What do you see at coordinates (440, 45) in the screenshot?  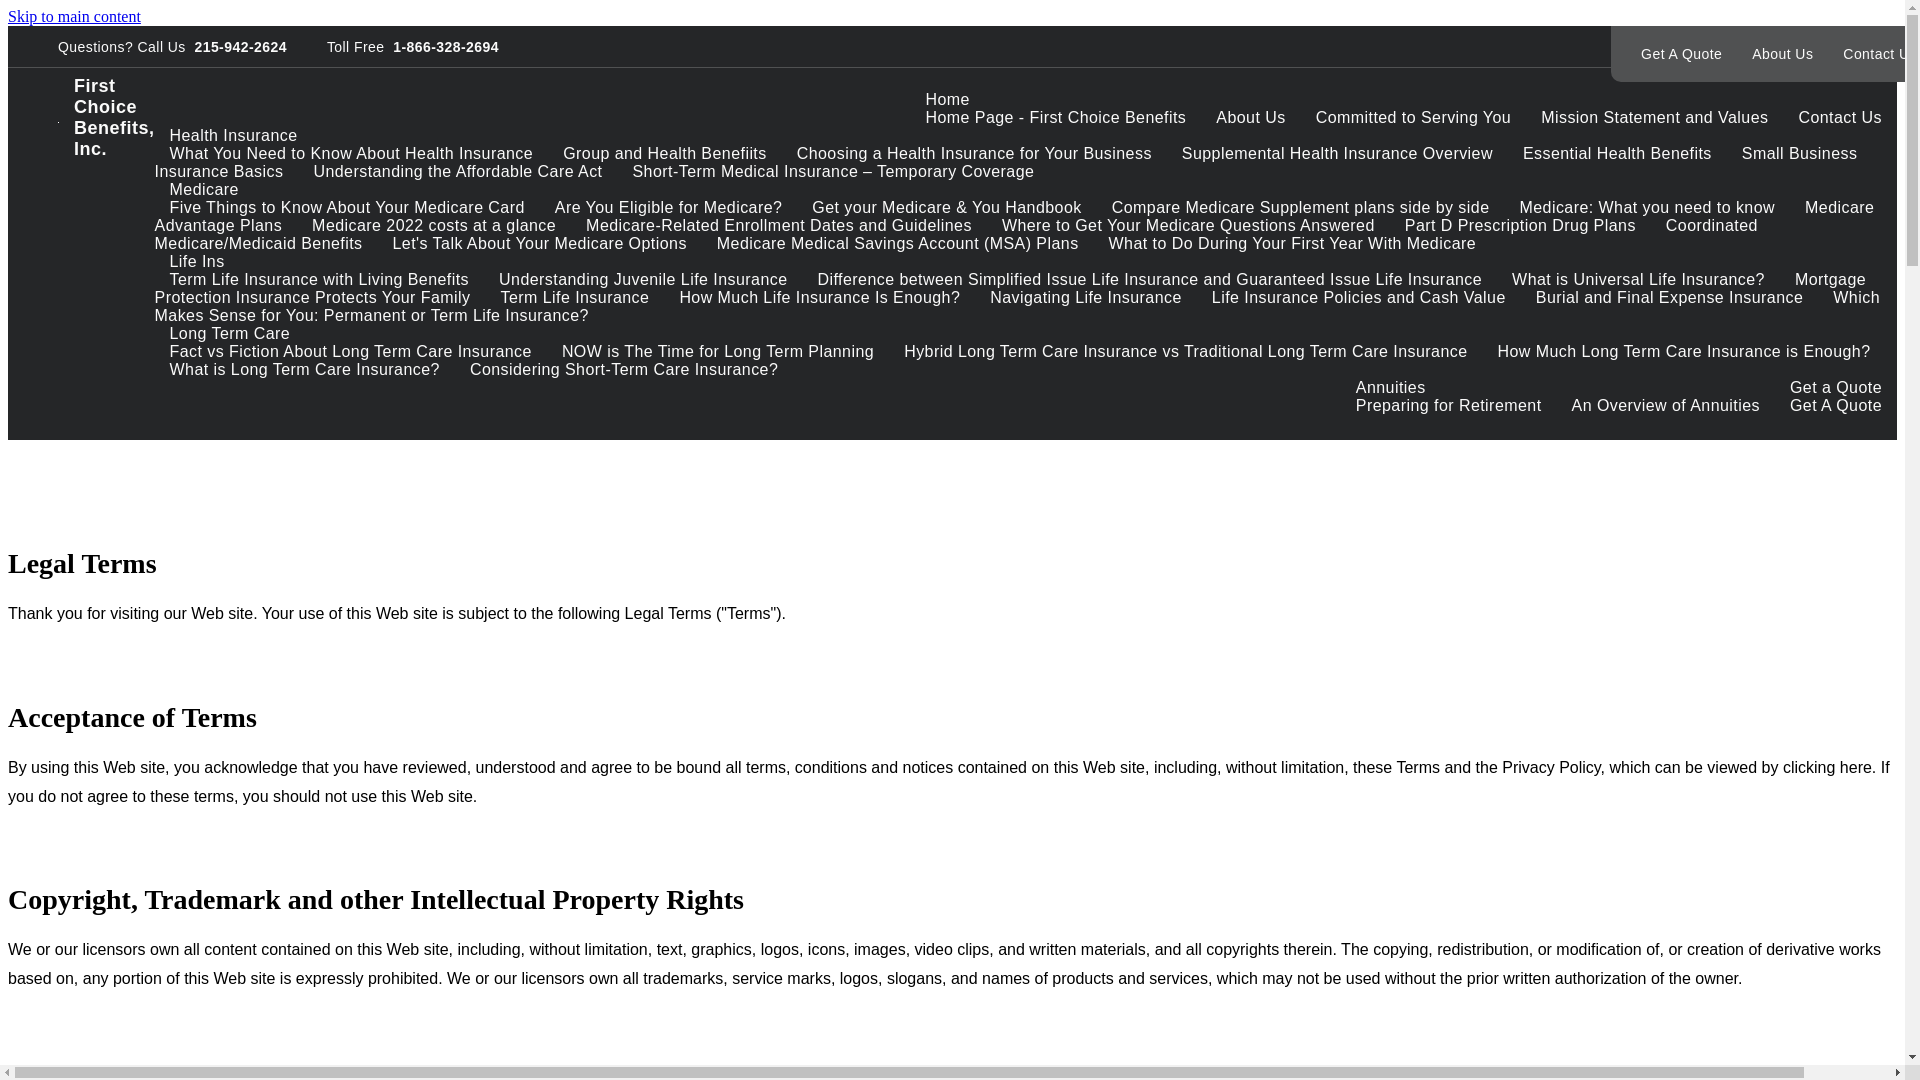 I see `'1-866-328-2694'` at bounding box center [440, 45].